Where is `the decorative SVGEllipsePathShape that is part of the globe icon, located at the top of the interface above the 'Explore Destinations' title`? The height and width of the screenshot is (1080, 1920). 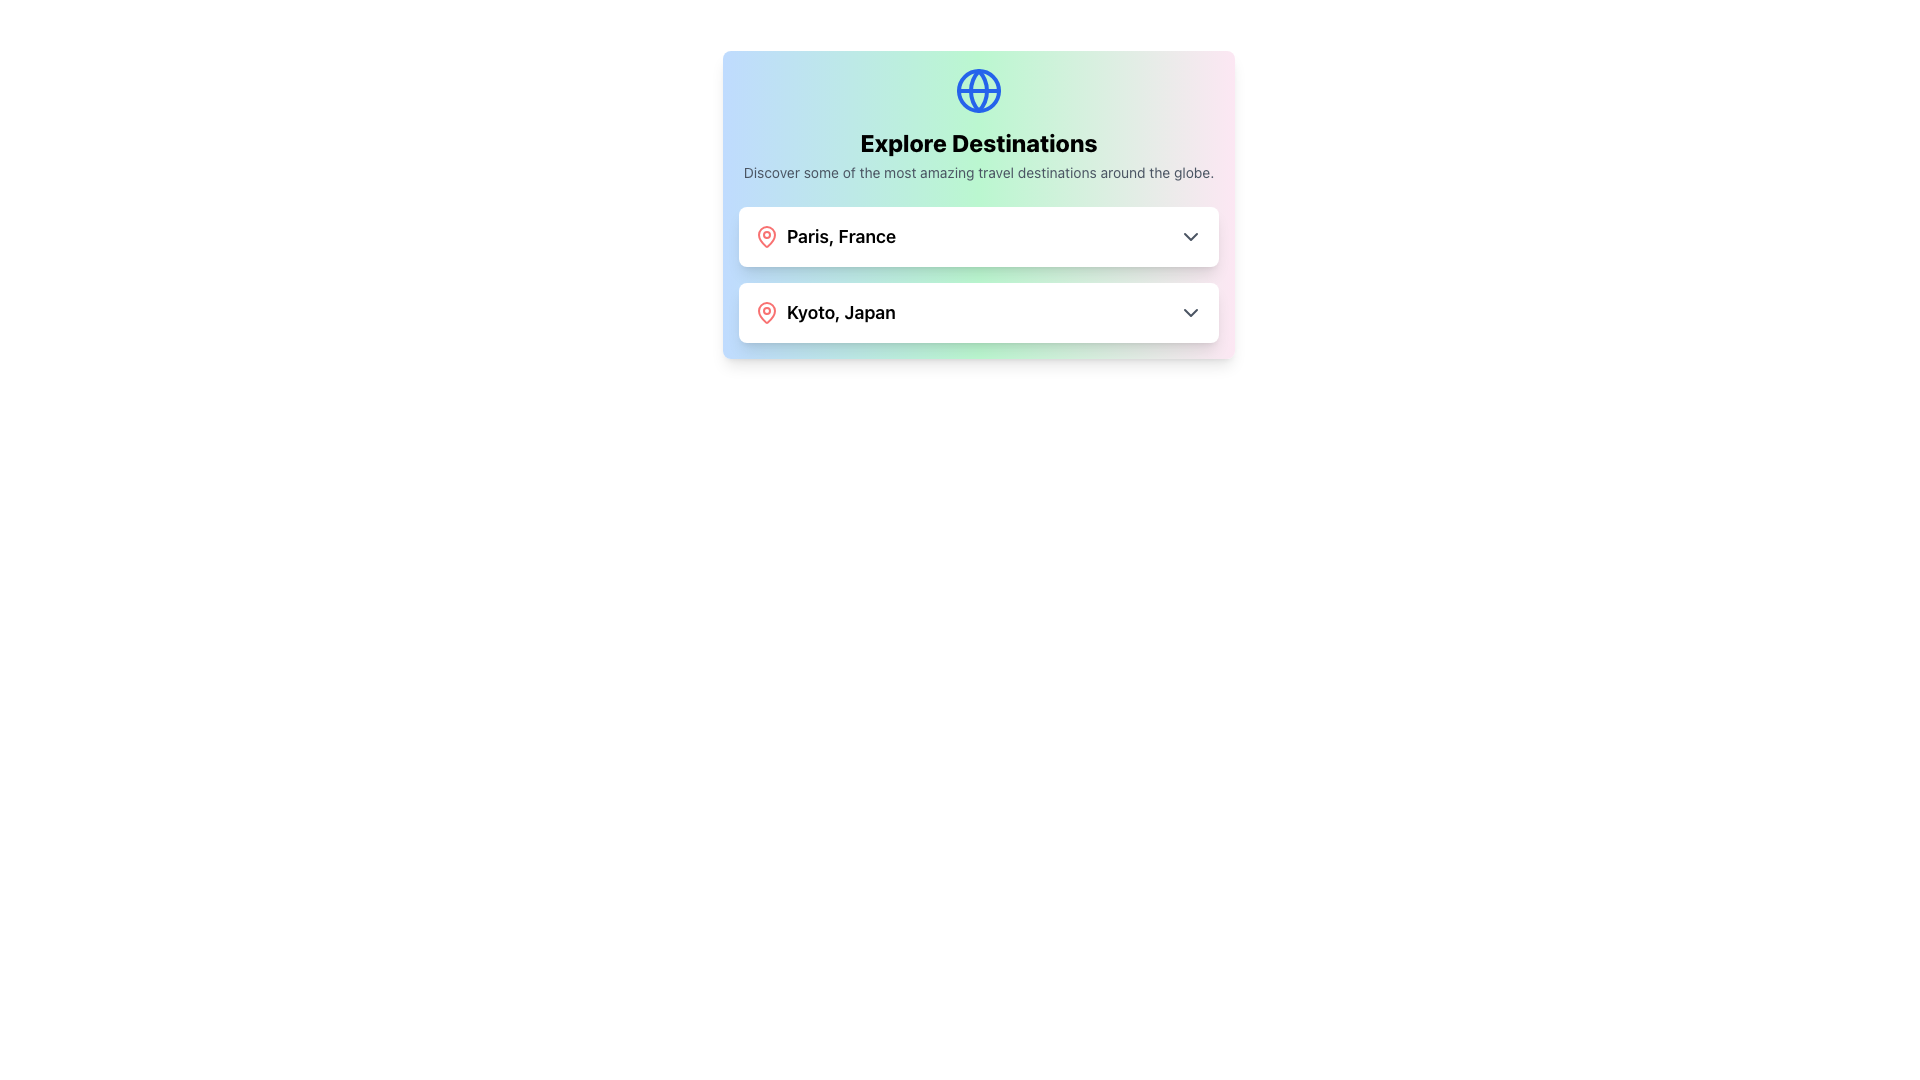
the decorative SVGEllipsePathShape that is part of the globe icon, located at the top of the interface above the 'Explore Destinations' title is located at coordinates (979, 91).